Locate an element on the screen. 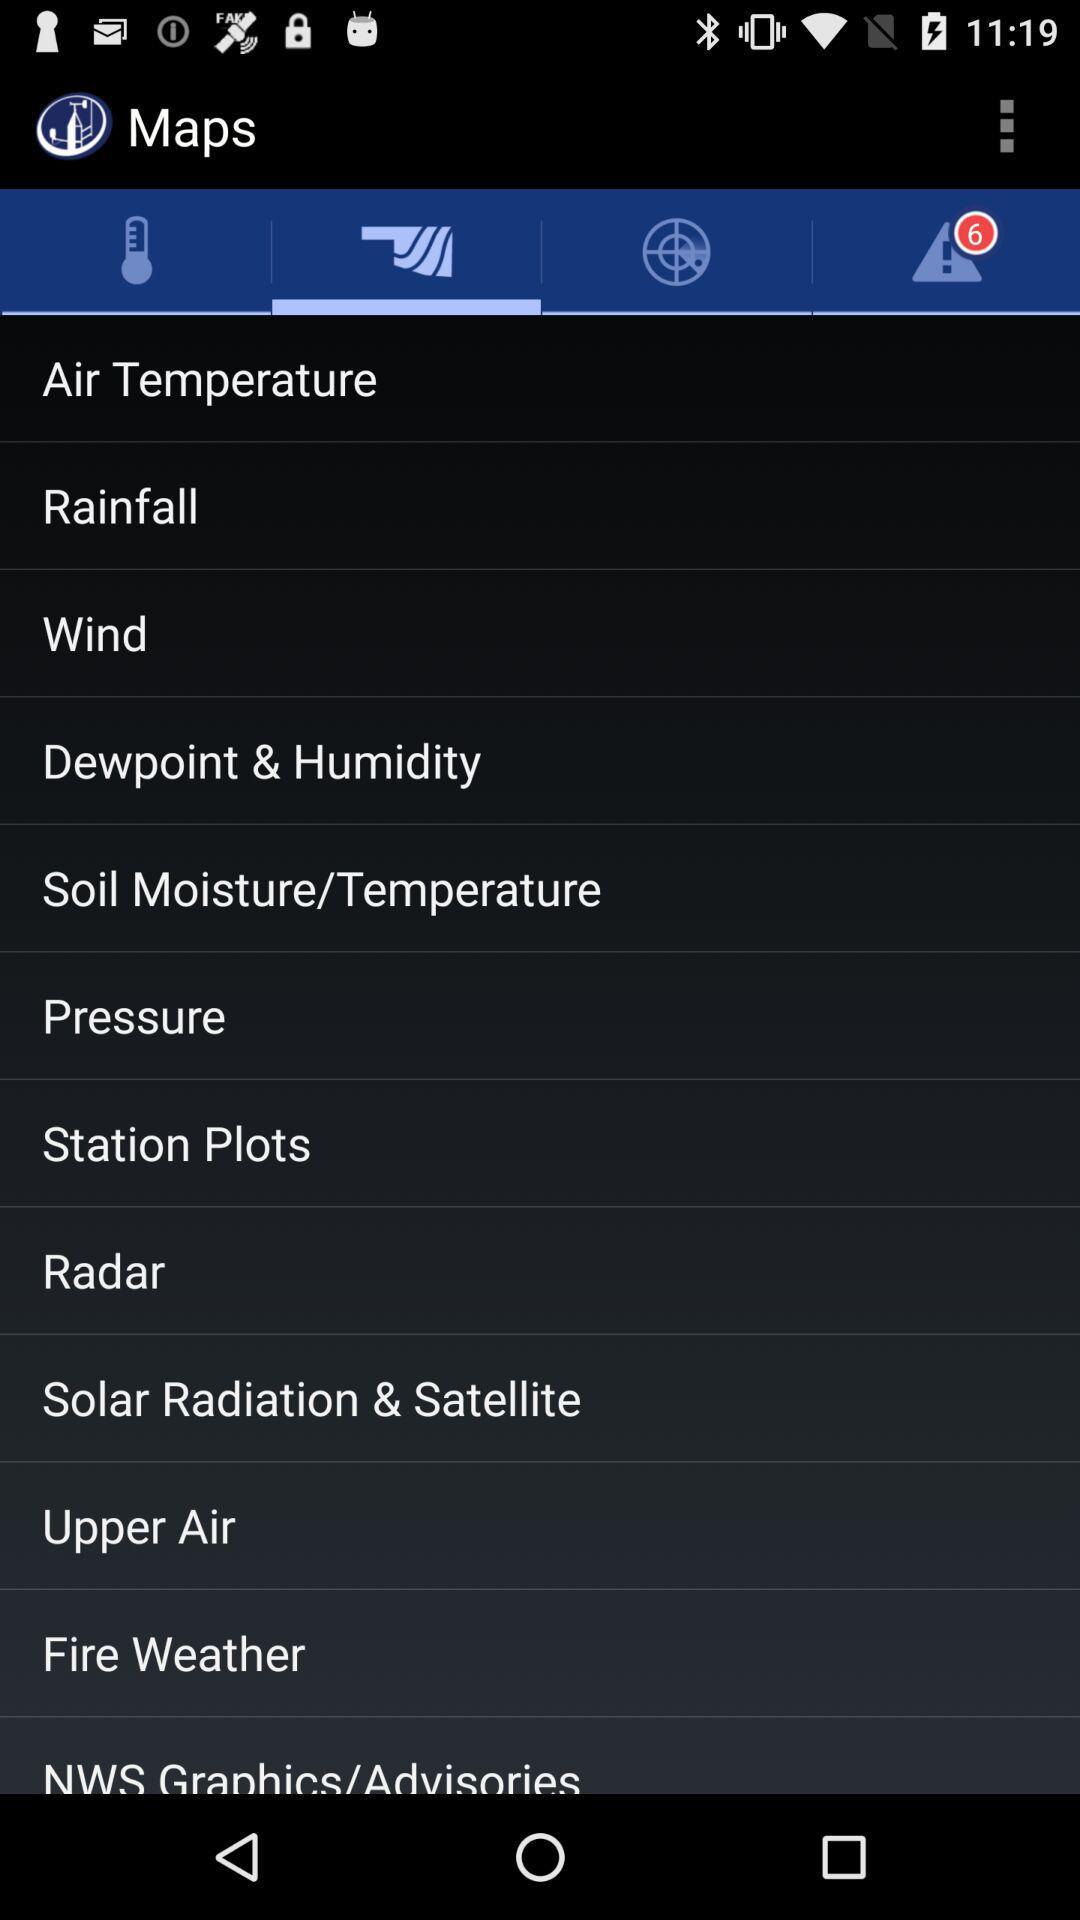 The width and height of the screenshot is (1080, 1920). the symbol next to temperature symbol is located at coordinates (405, 251).